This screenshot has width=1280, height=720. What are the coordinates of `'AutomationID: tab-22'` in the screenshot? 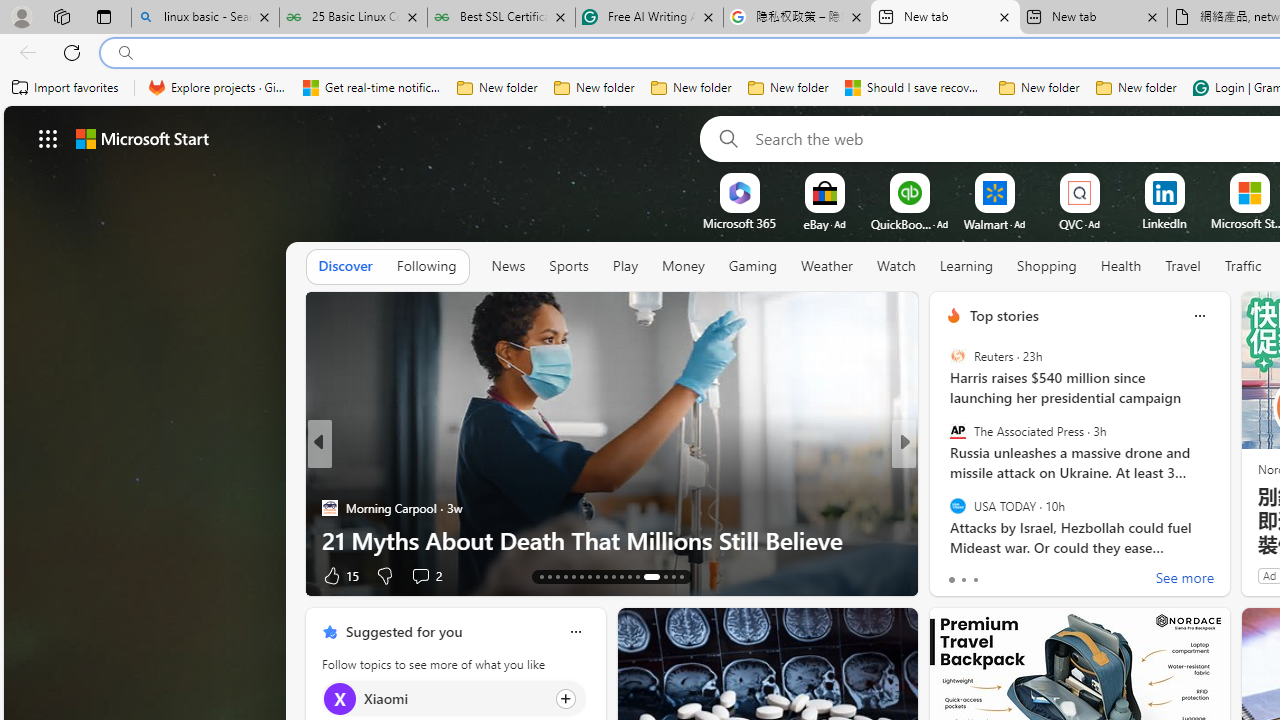 It's located at (612, 577).